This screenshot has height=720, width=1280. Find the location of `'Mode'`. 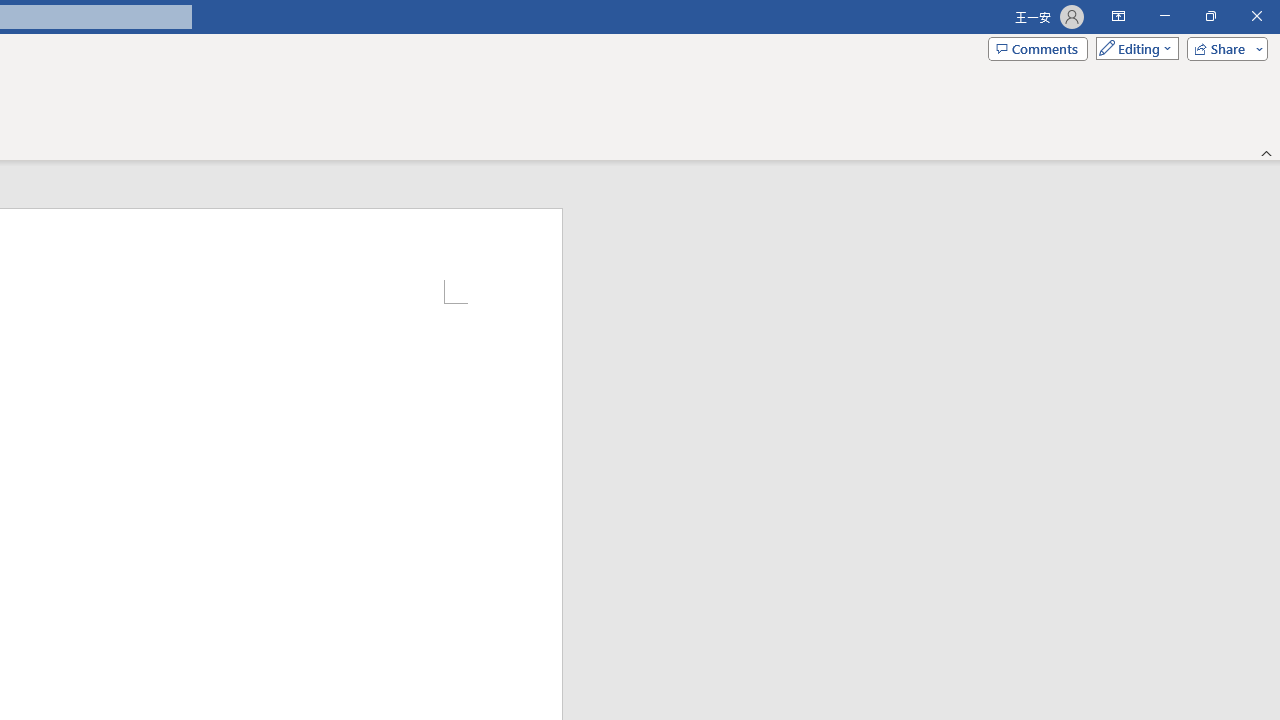

'Mode' is located at coordinates (1133, 47).